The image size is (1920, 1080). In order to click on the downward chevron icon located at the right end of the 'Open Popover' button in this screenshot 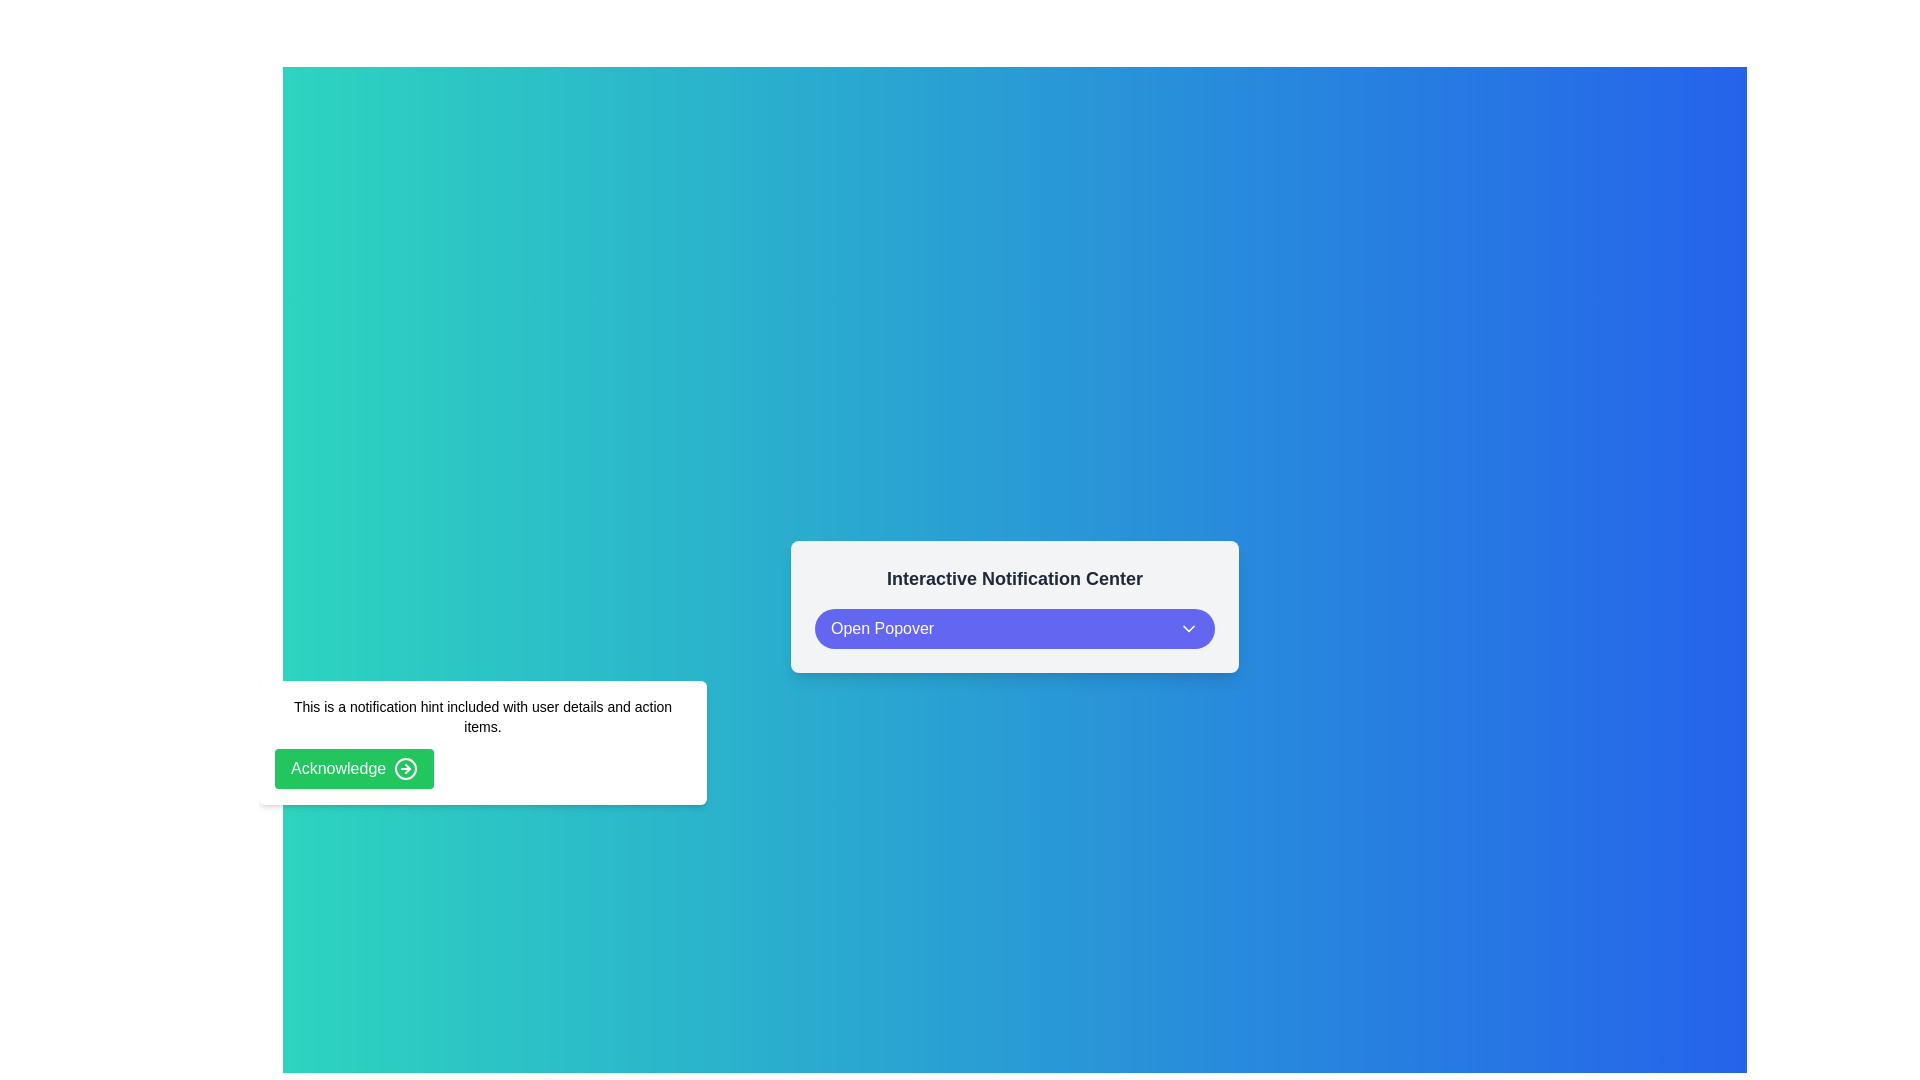, I will do `click(1189, 627)`.